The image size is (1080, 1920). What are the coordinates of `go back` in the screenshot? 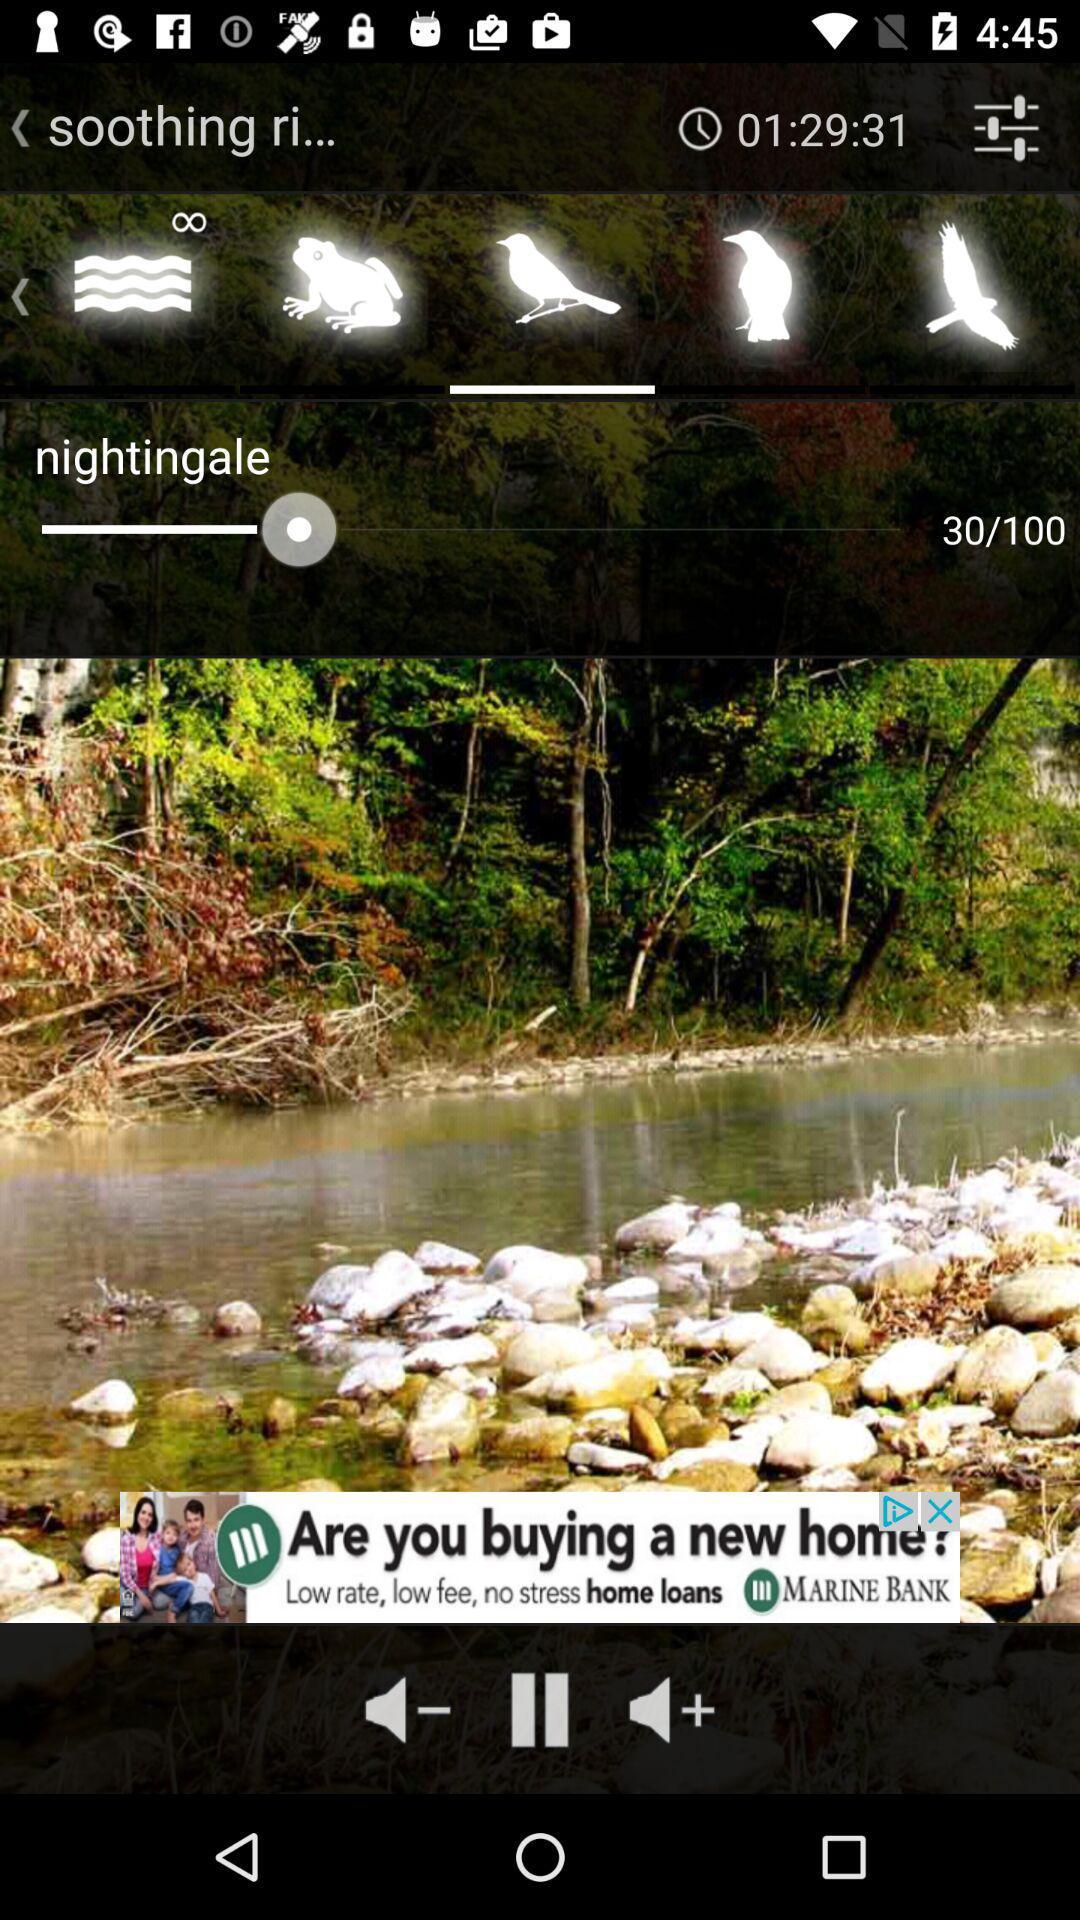 It's located at (12, 291).